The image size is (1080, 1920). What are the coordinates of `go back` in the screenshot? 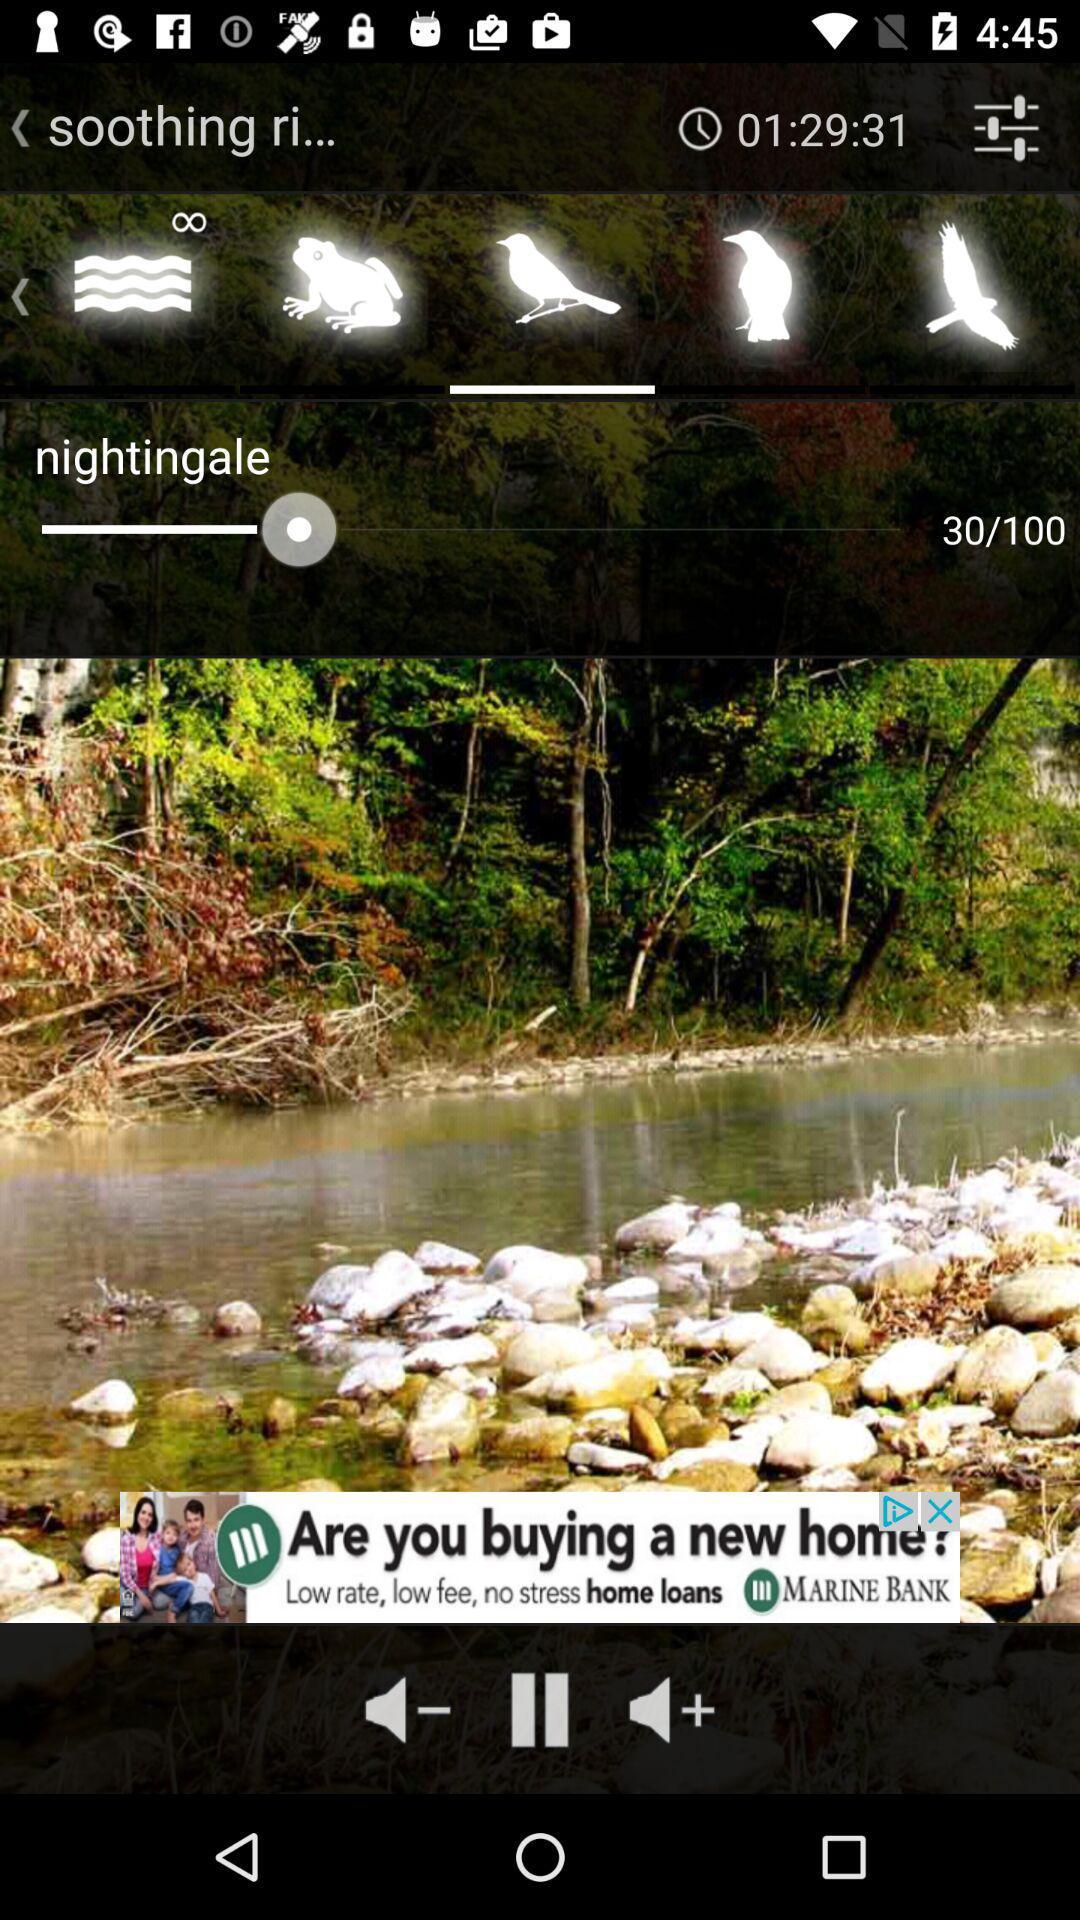 It's located at (12, 291).